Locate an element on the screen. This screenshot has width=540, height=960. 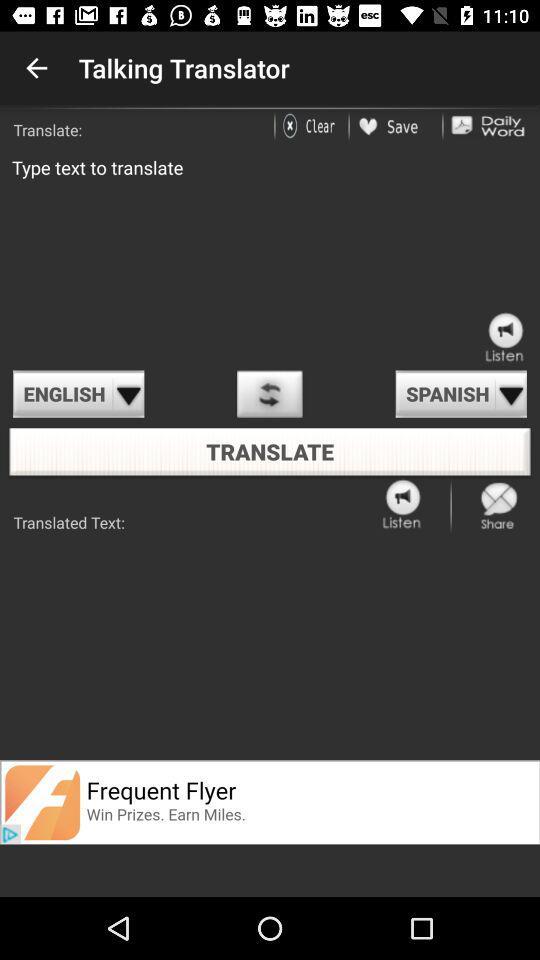
save is located at coordinates (395, 125).